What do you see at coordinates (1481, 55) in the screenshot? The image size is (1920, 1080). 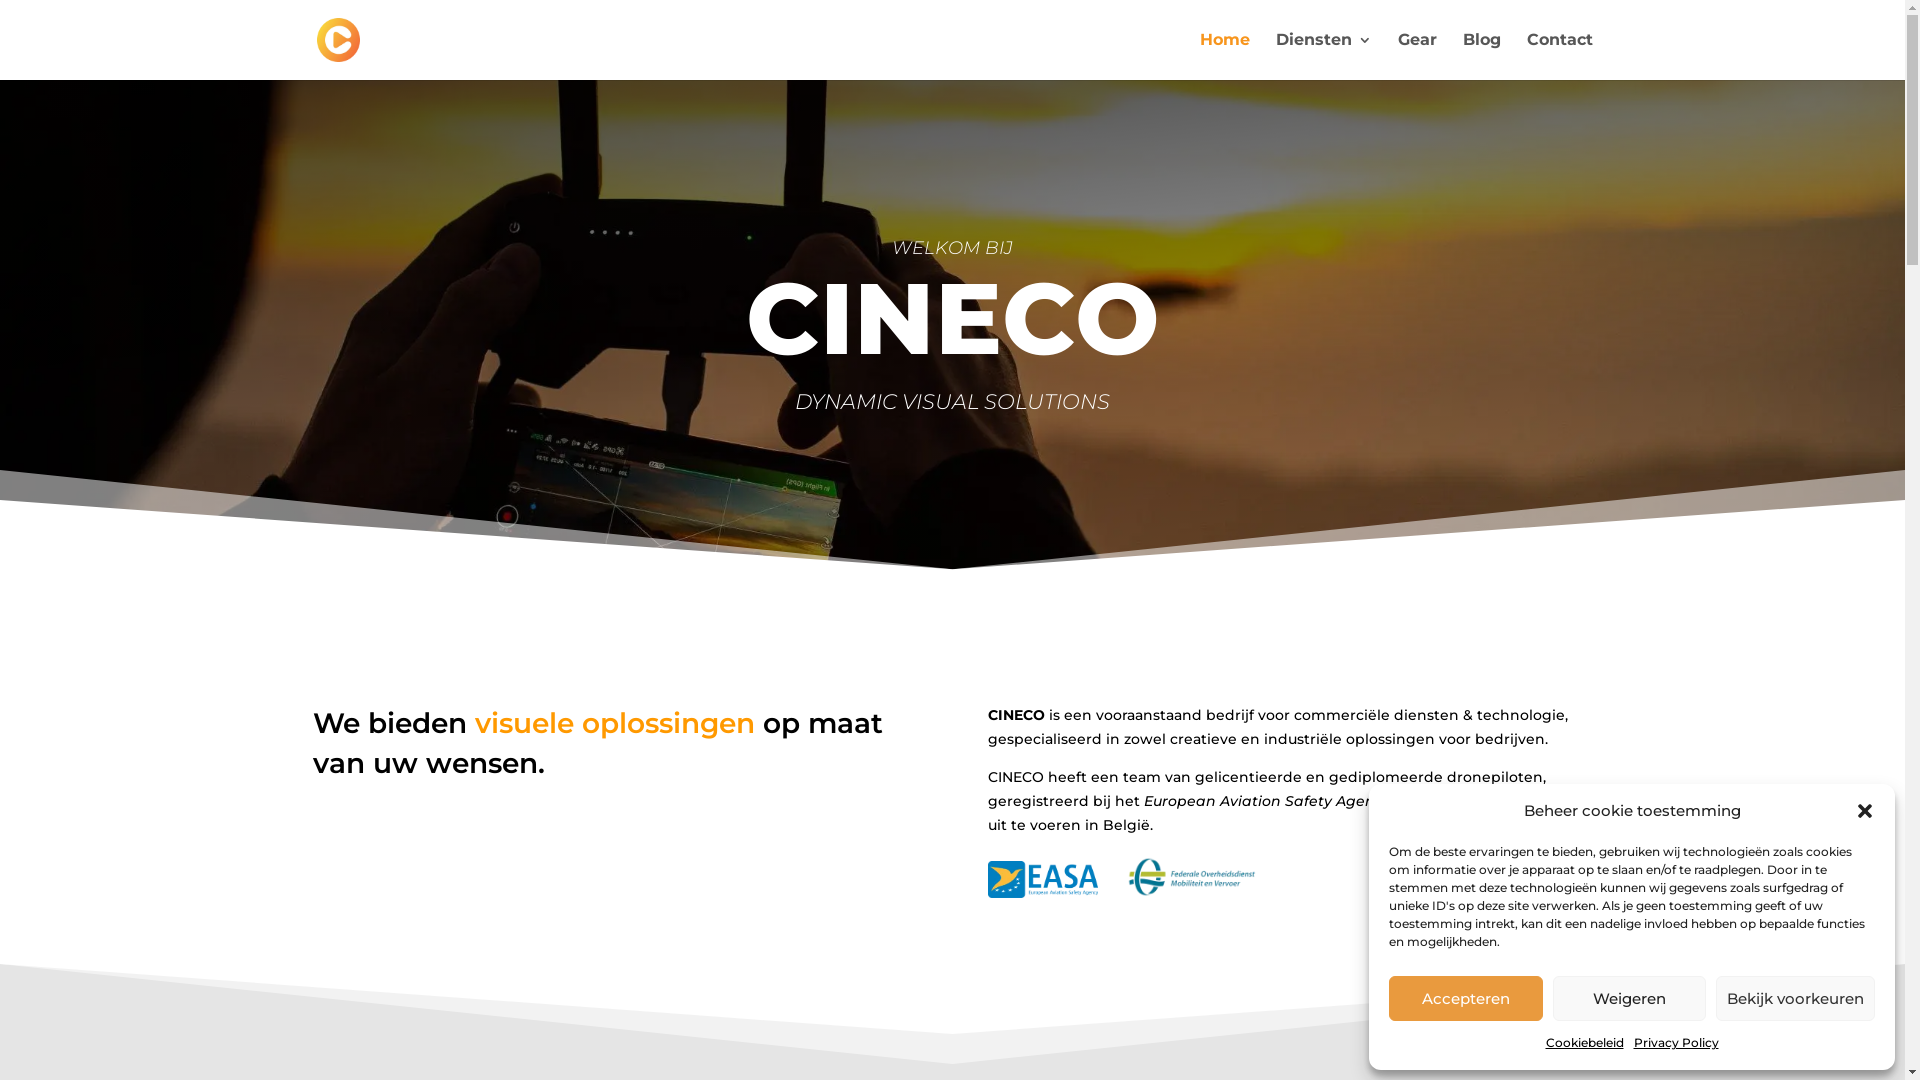 I see `'Blog'` at bounding box center [1481, 55].